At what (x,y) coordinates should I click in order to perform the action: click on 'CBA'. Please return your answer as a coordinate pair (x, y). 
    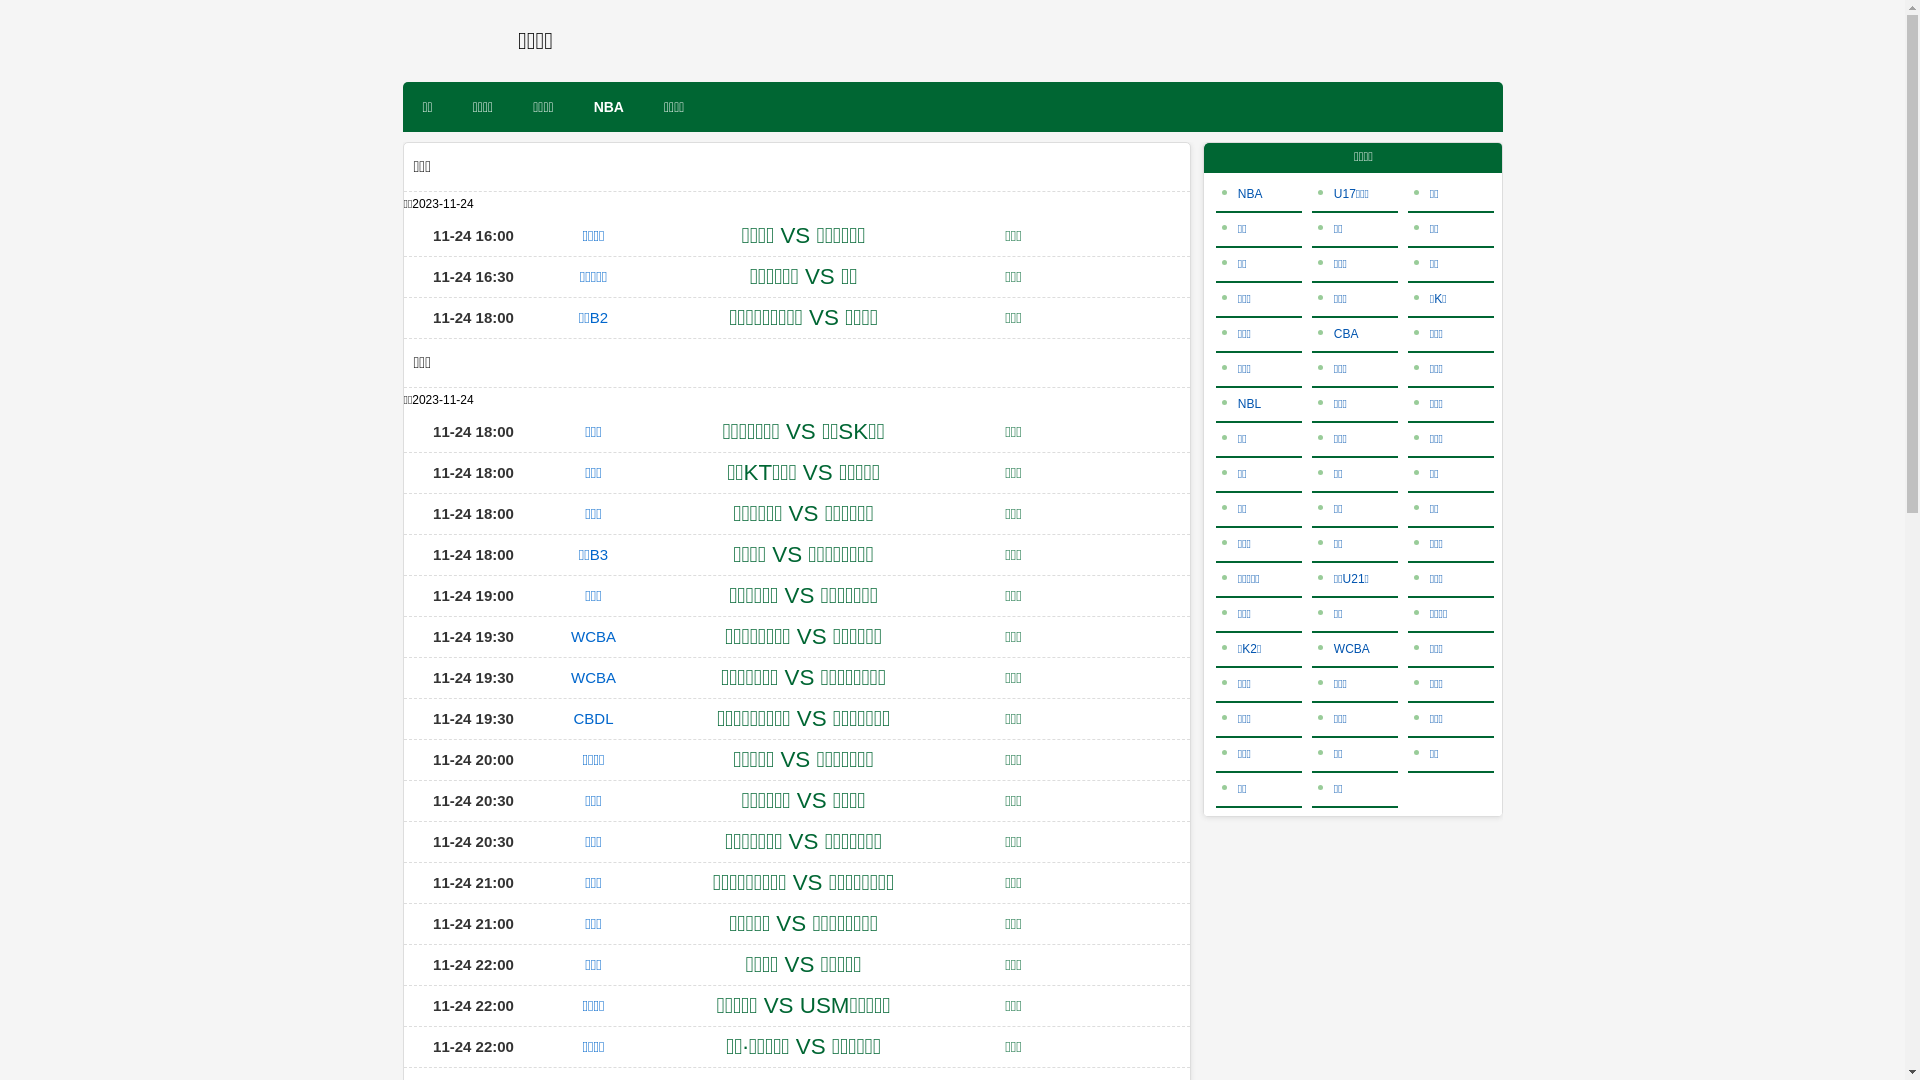
    Looking at the image, I should click on (1338, 333).